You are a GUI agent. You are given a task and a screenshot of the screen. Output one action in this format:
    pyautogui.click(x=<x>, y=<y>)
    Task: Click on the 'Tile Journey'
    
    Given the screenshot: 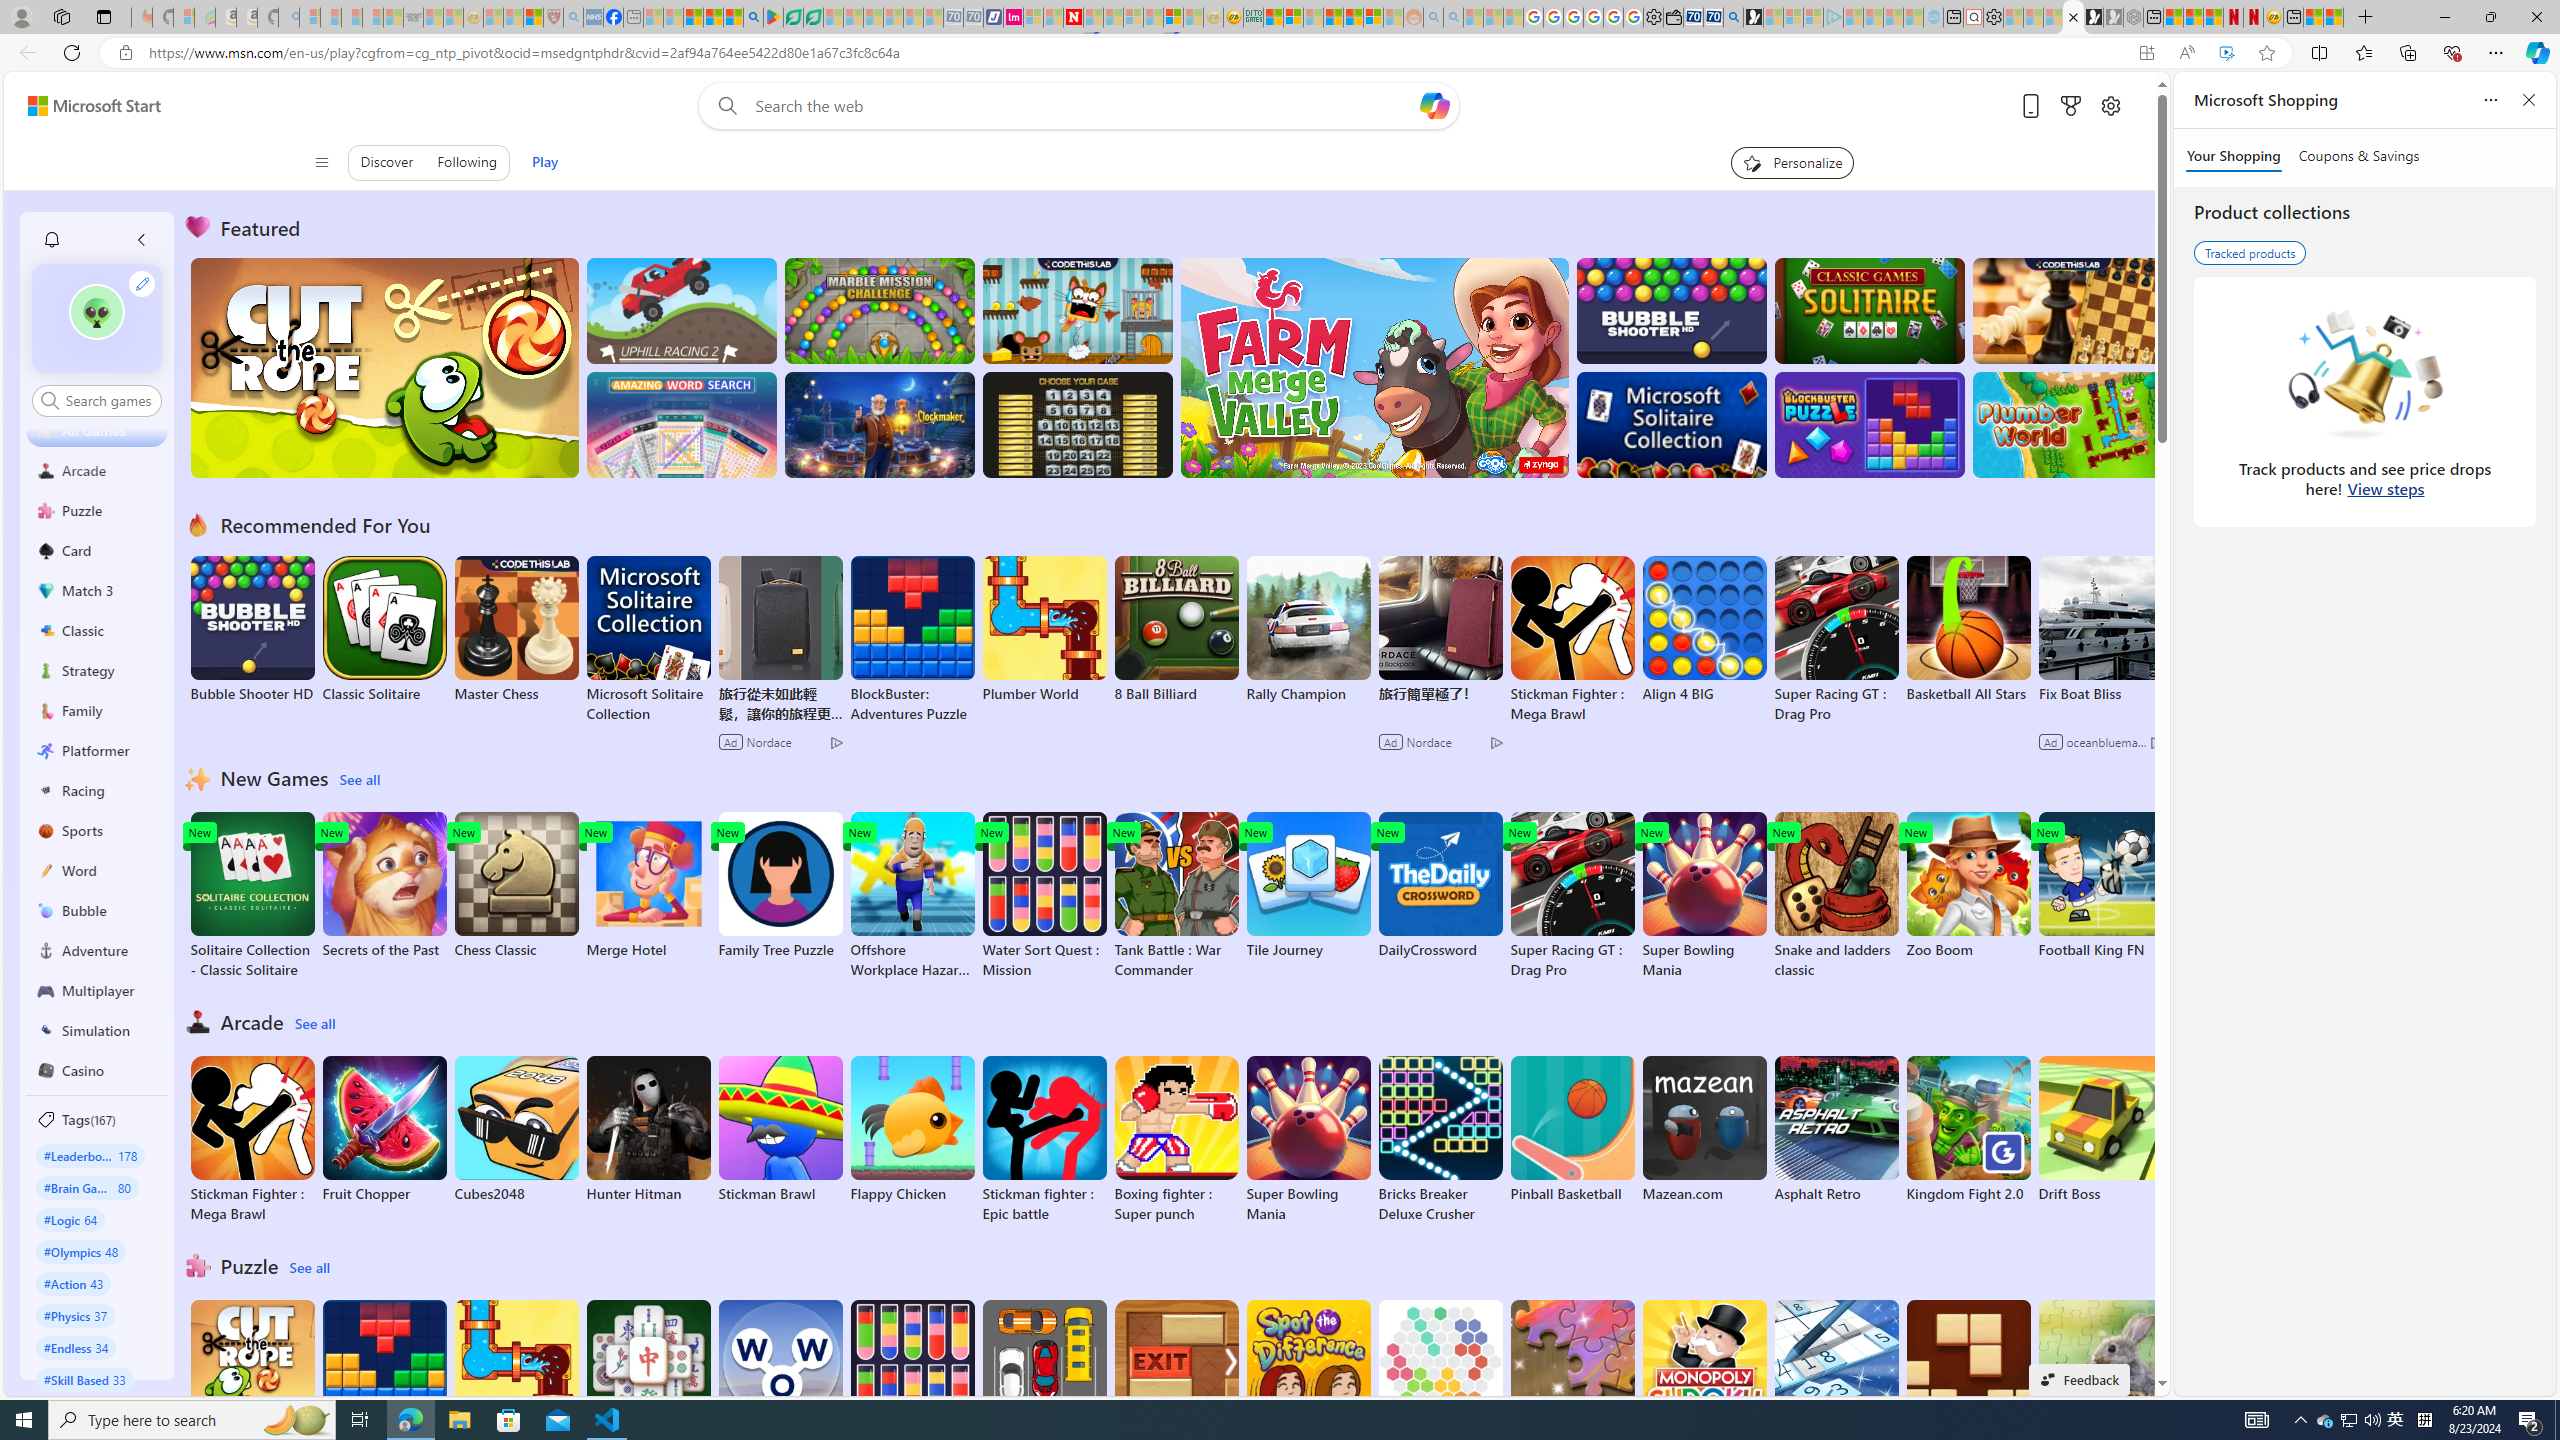 What is the action you would take?
    pyautogui.click(x=1308, y=885)
    